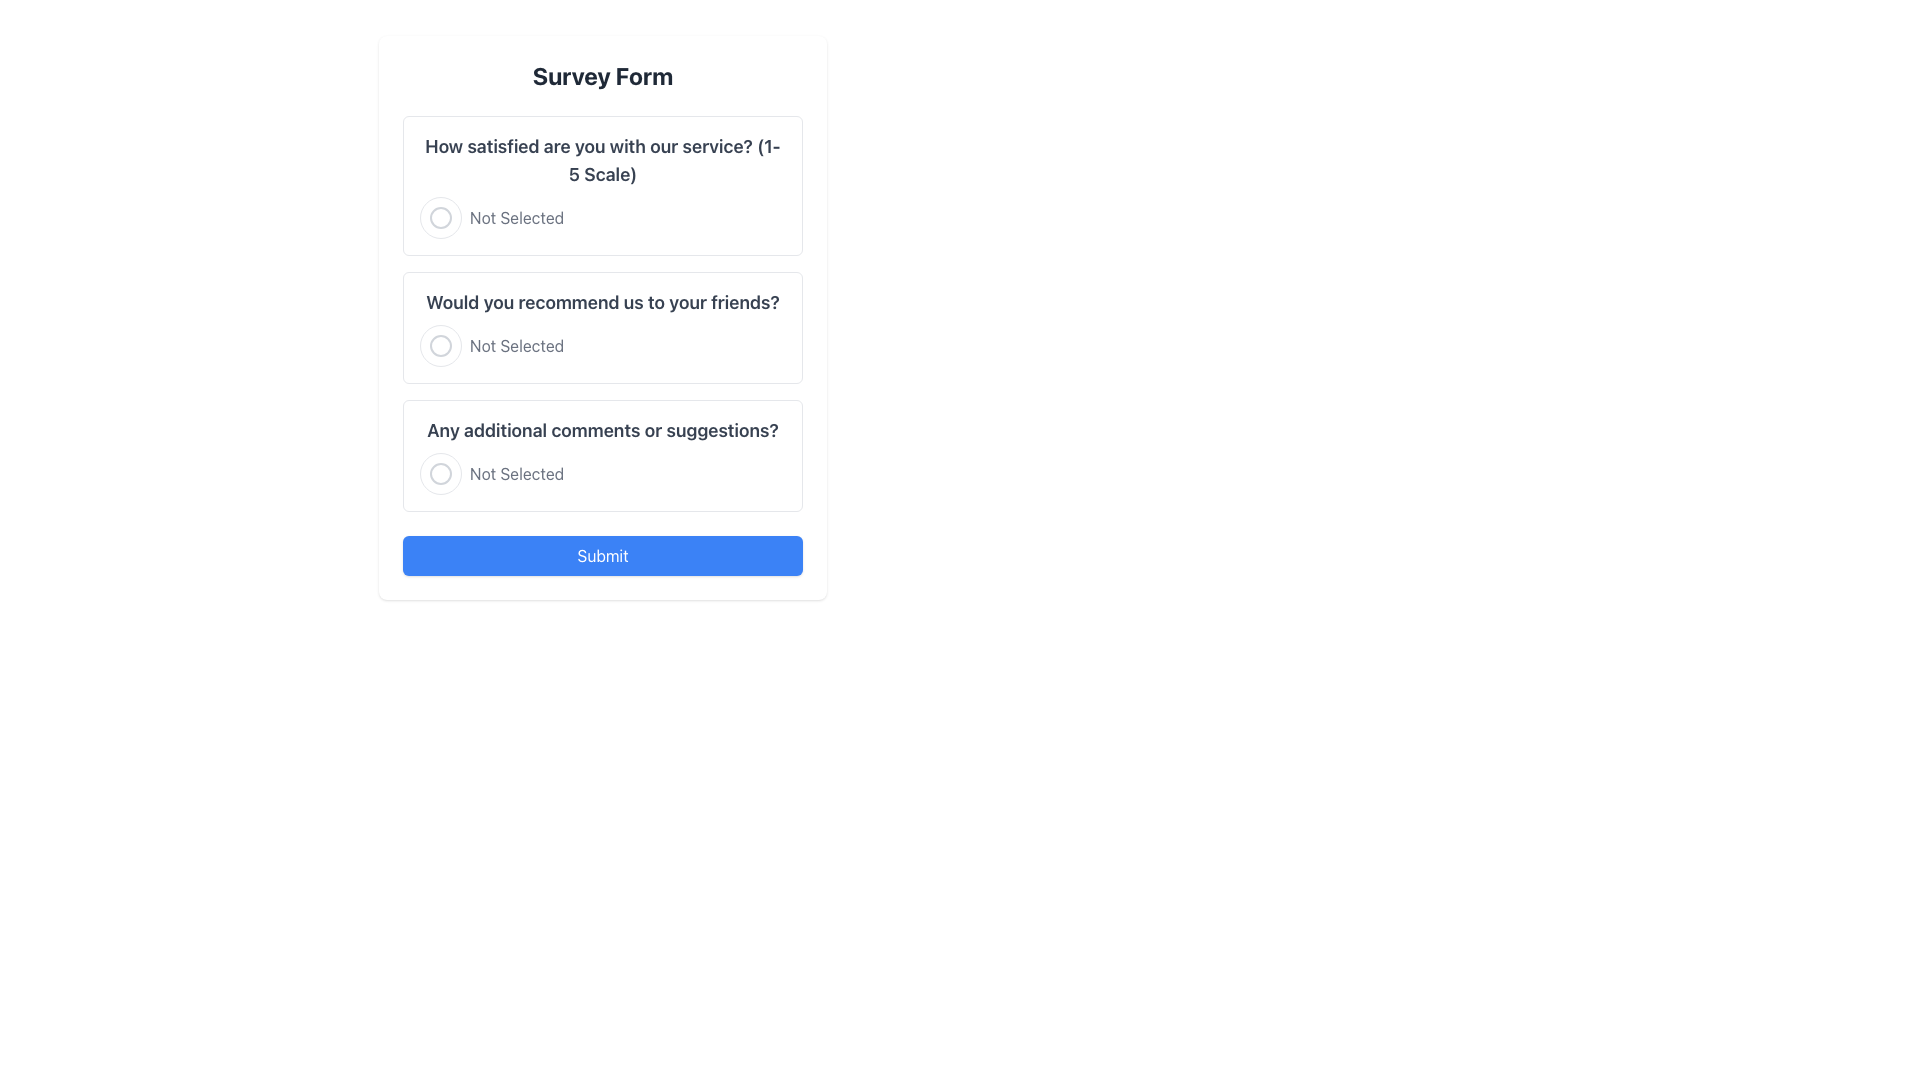 The height and width of the screenshot is (1080, 1920). I want to click on the text and radio button option in the interactive question block located below the previous survey questions, so click(602, 455).